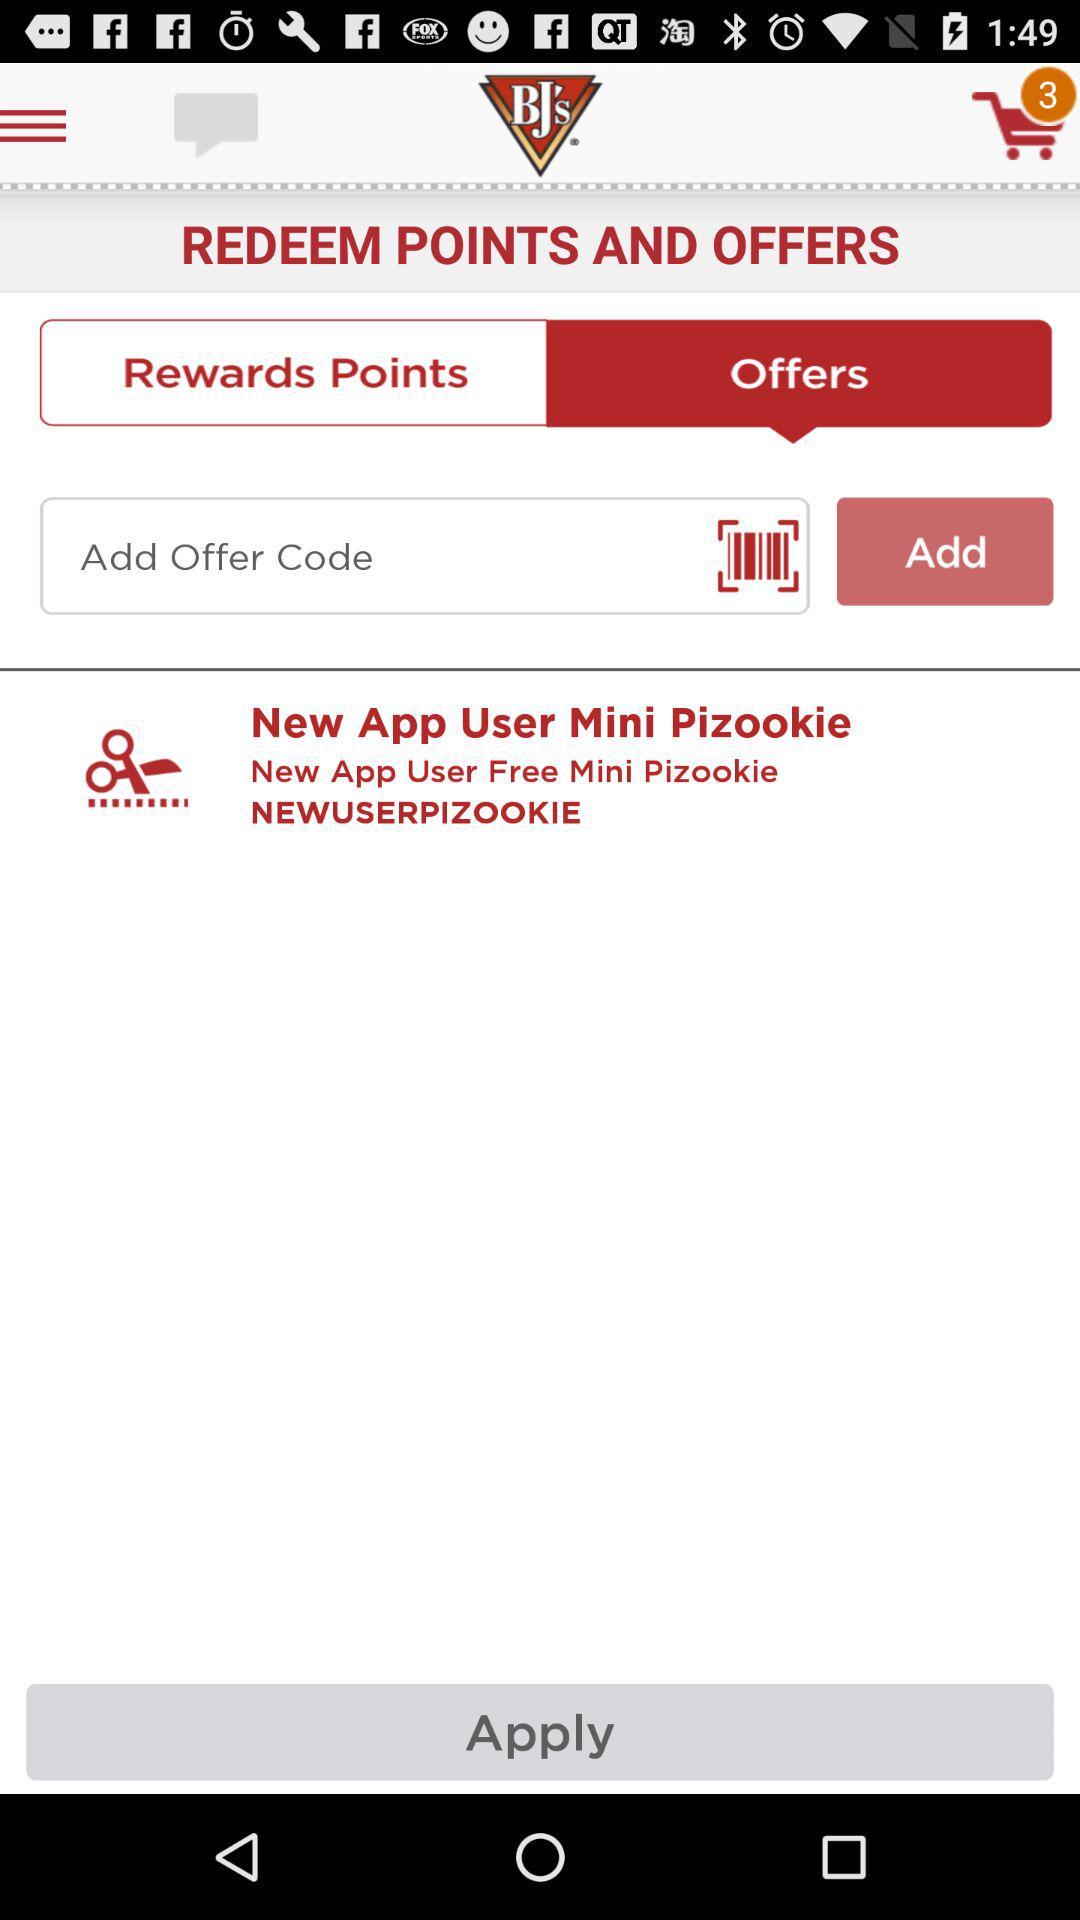  I want to click on reward tab, so click(293, 381).